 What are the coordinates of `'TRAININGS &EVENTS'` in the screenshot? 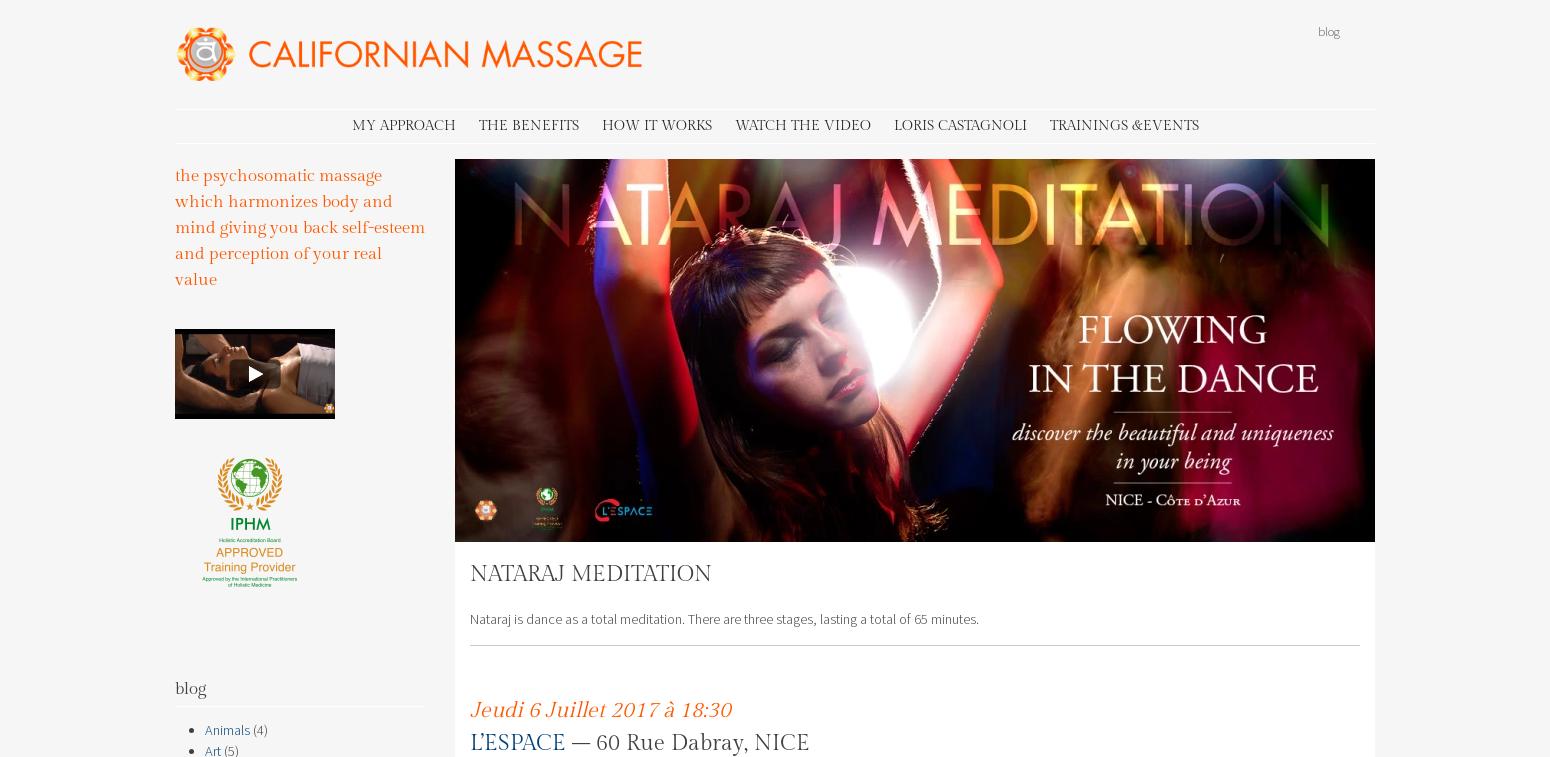 It's located at (1122, 123).